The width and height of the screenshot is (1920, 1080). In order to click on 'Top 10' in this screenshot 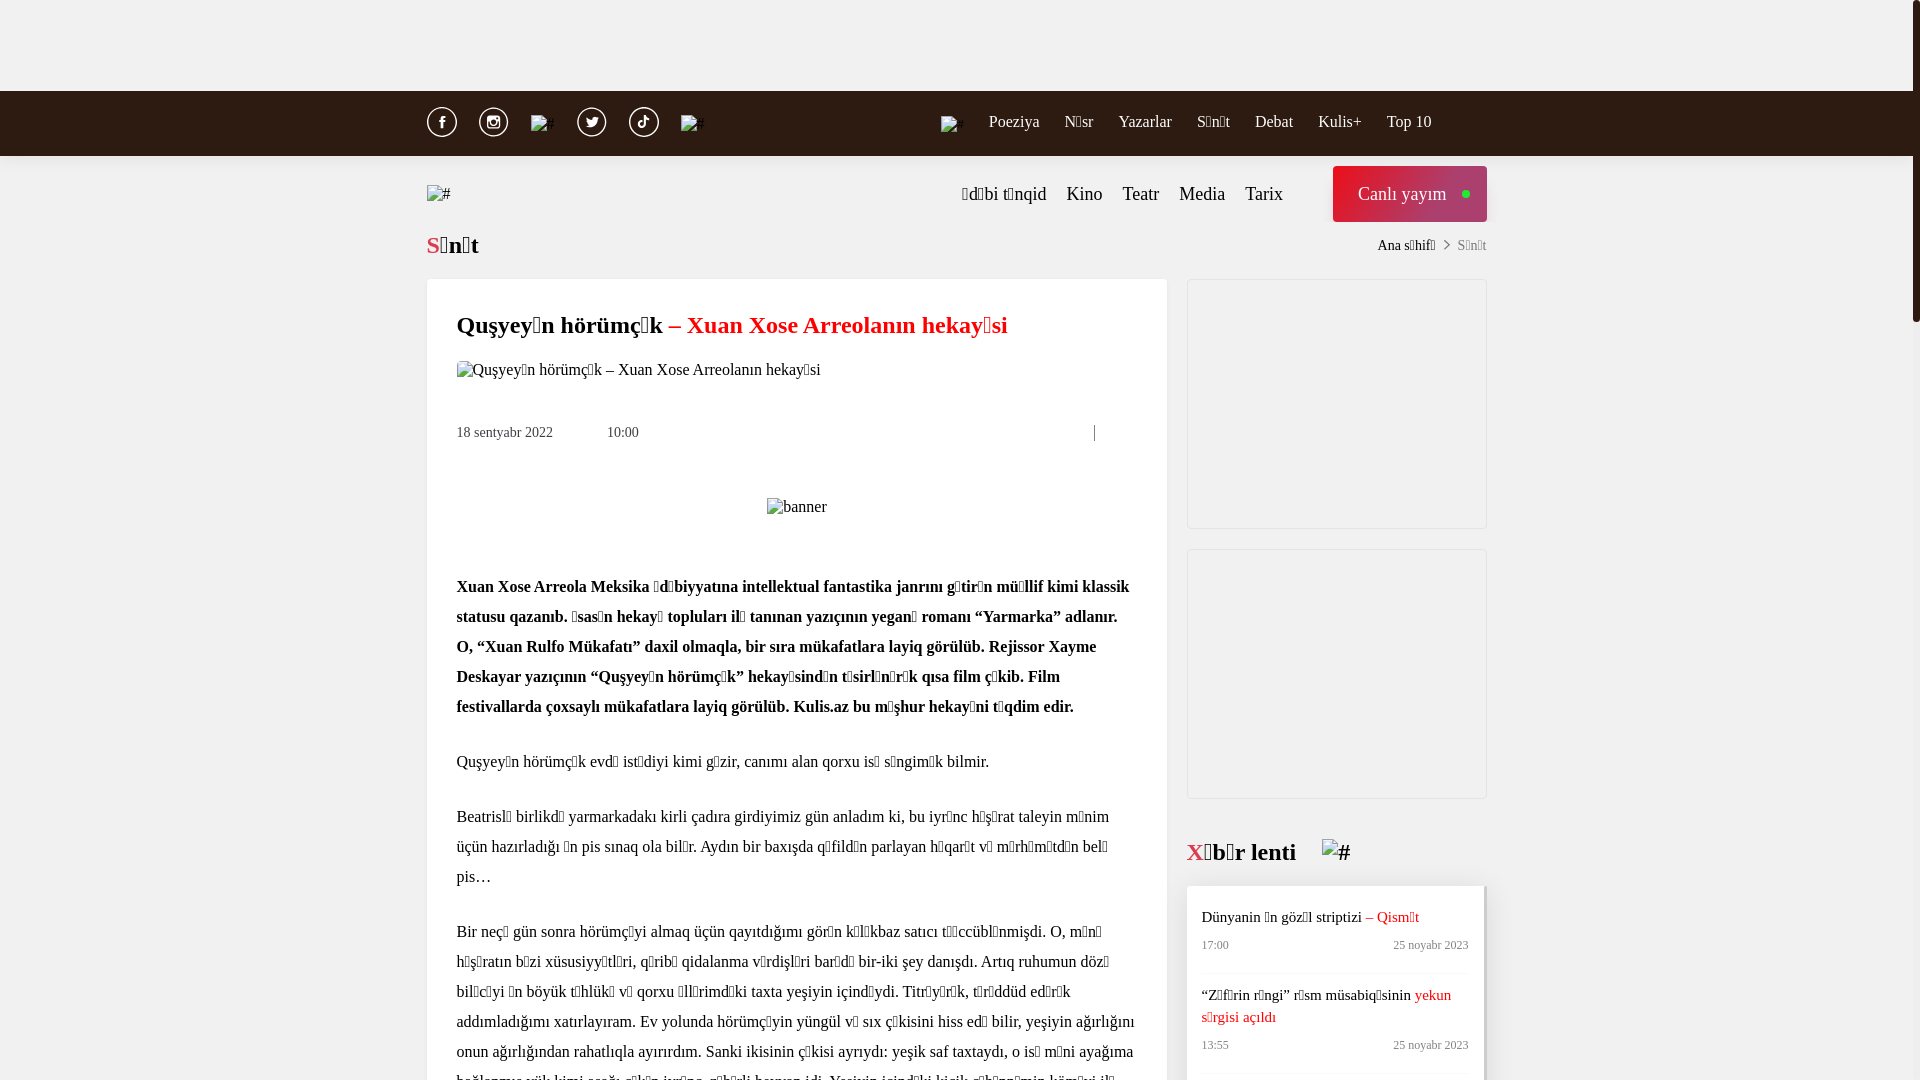, I will do `click(1408, 120)`.